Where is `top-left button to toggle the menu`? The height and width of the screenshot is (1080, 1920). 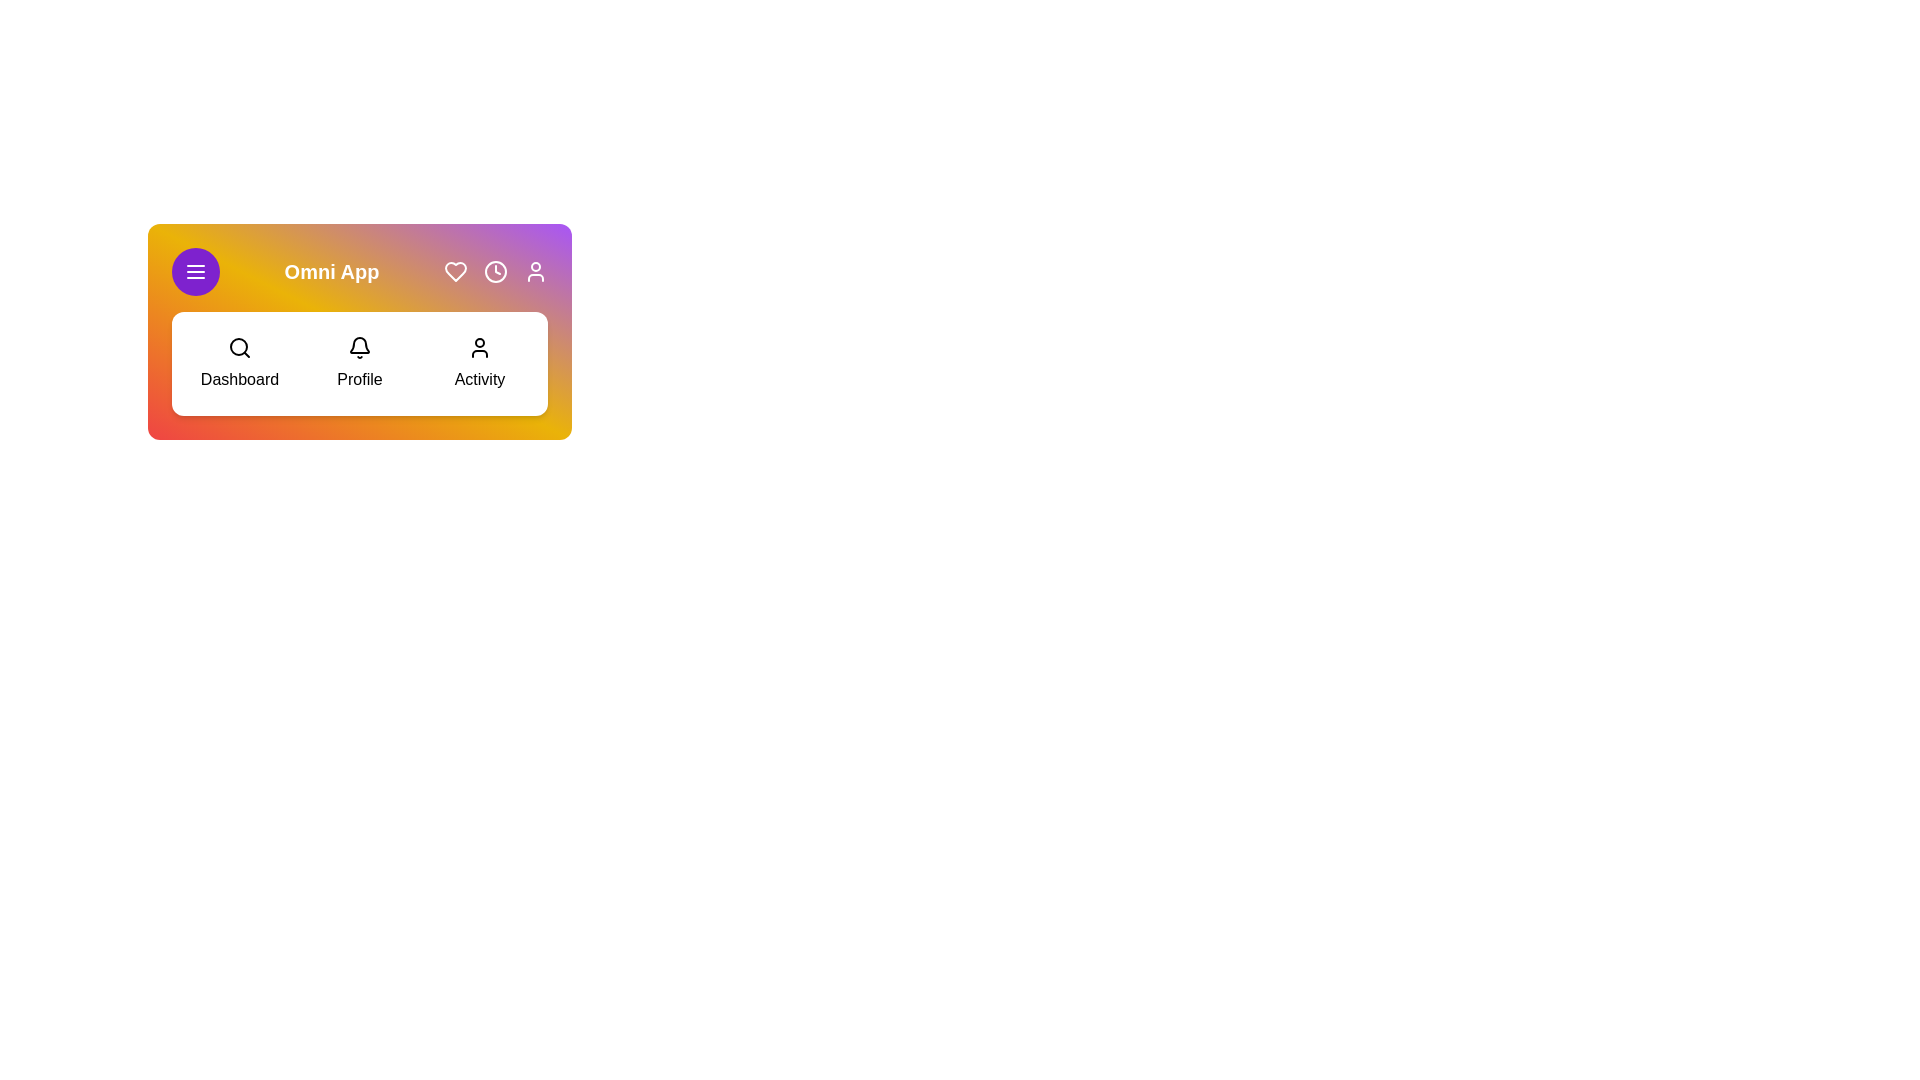 top-left button to toggle the menu is located at coordinates (196, 272).